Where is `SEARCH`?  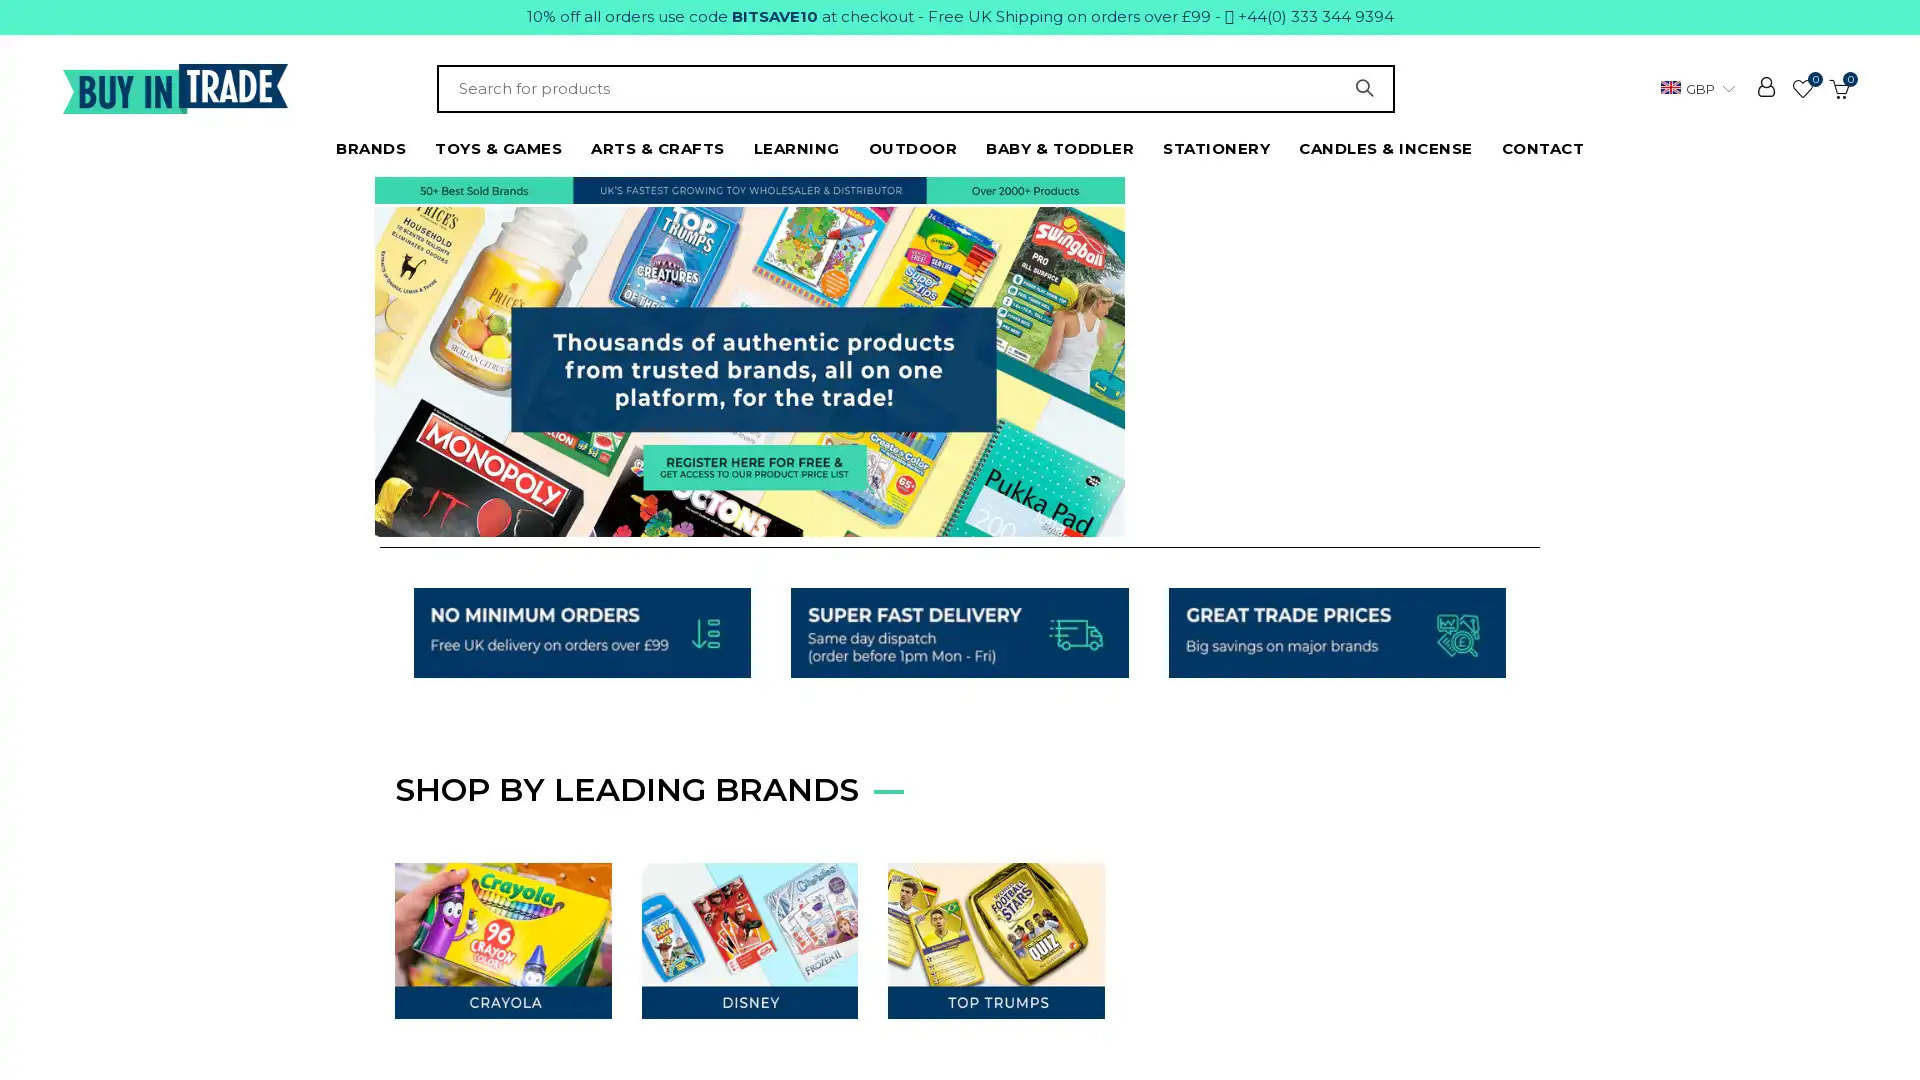 SEARCH is located at coordinates (1367, 87).